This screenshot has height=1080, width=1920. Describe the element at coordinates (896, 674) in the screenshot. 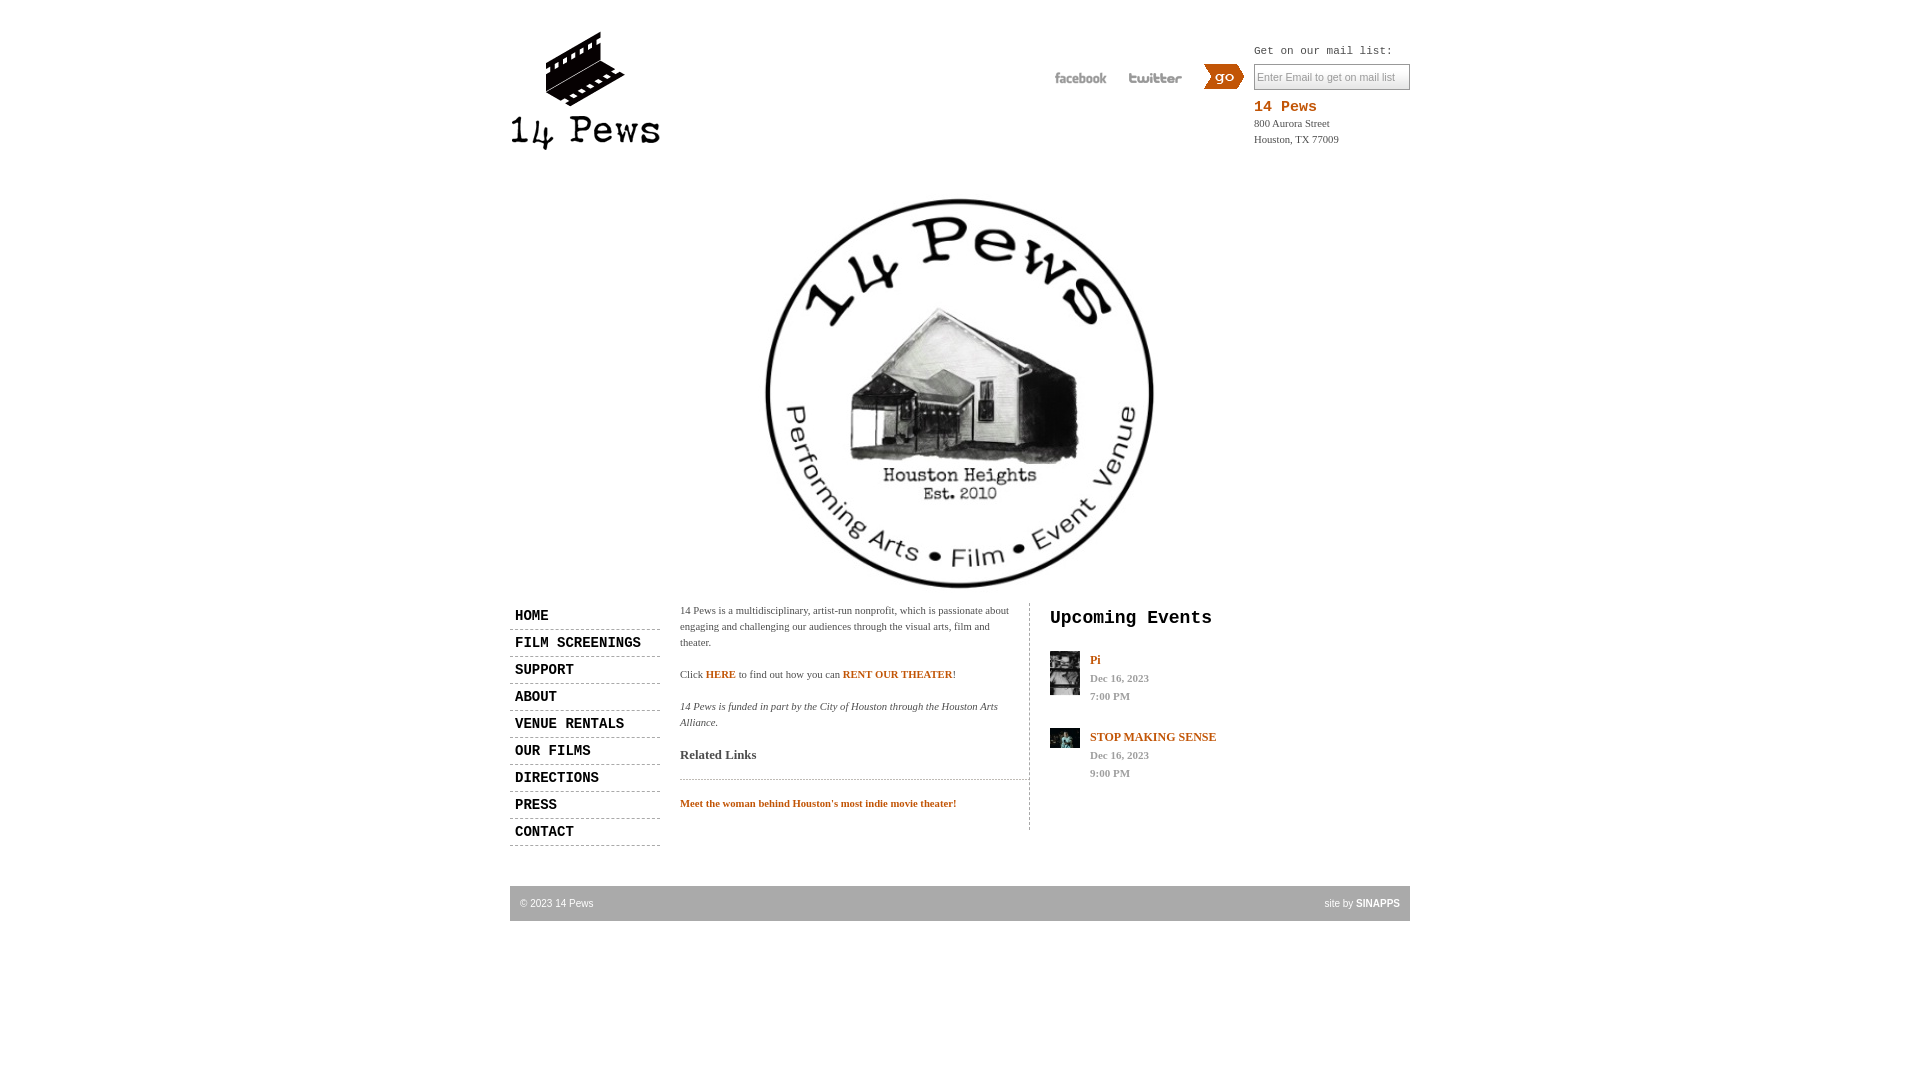

I see `'RENT OUR THEATER'` at that location.